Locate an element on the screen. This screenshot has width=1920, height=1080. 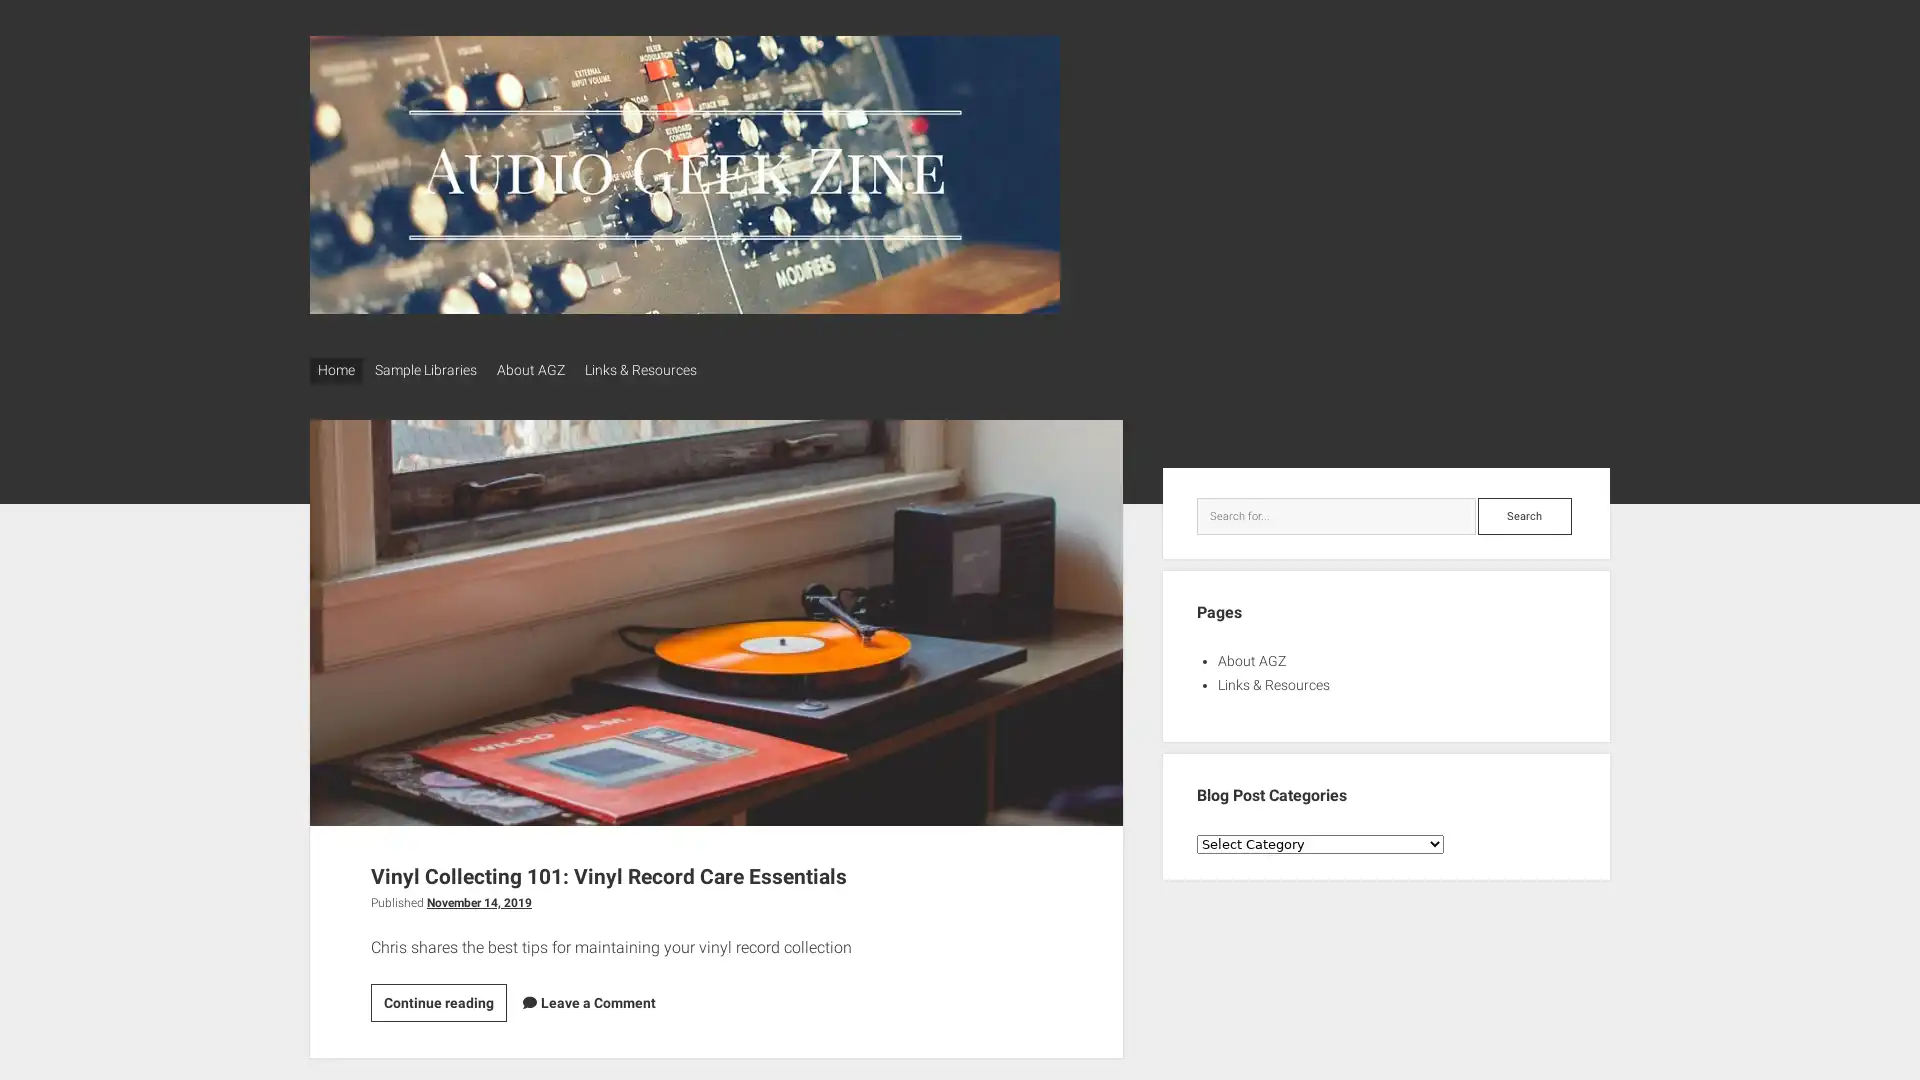
Search is located at coordinates (1523, 508).